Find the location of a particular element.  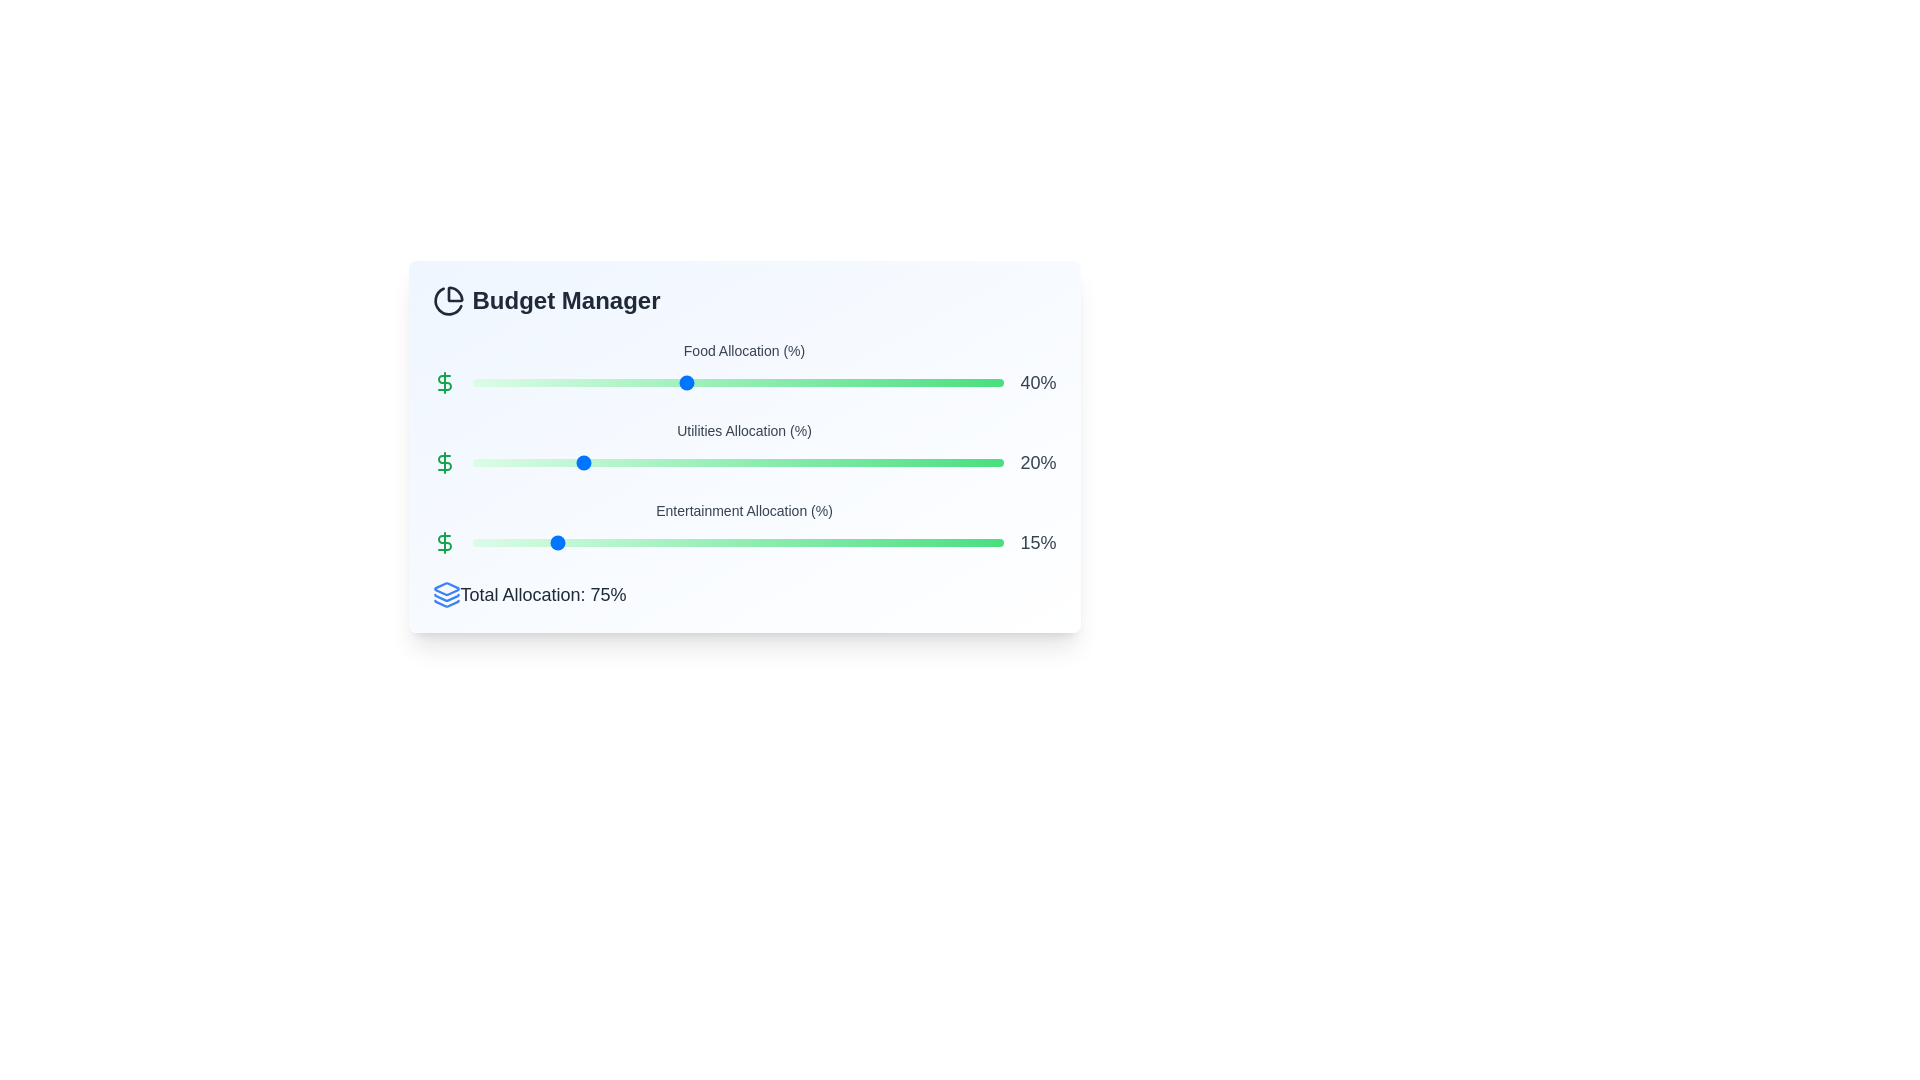

the Utilities Allocation slider to 51% is located at coordinates (742, 462).